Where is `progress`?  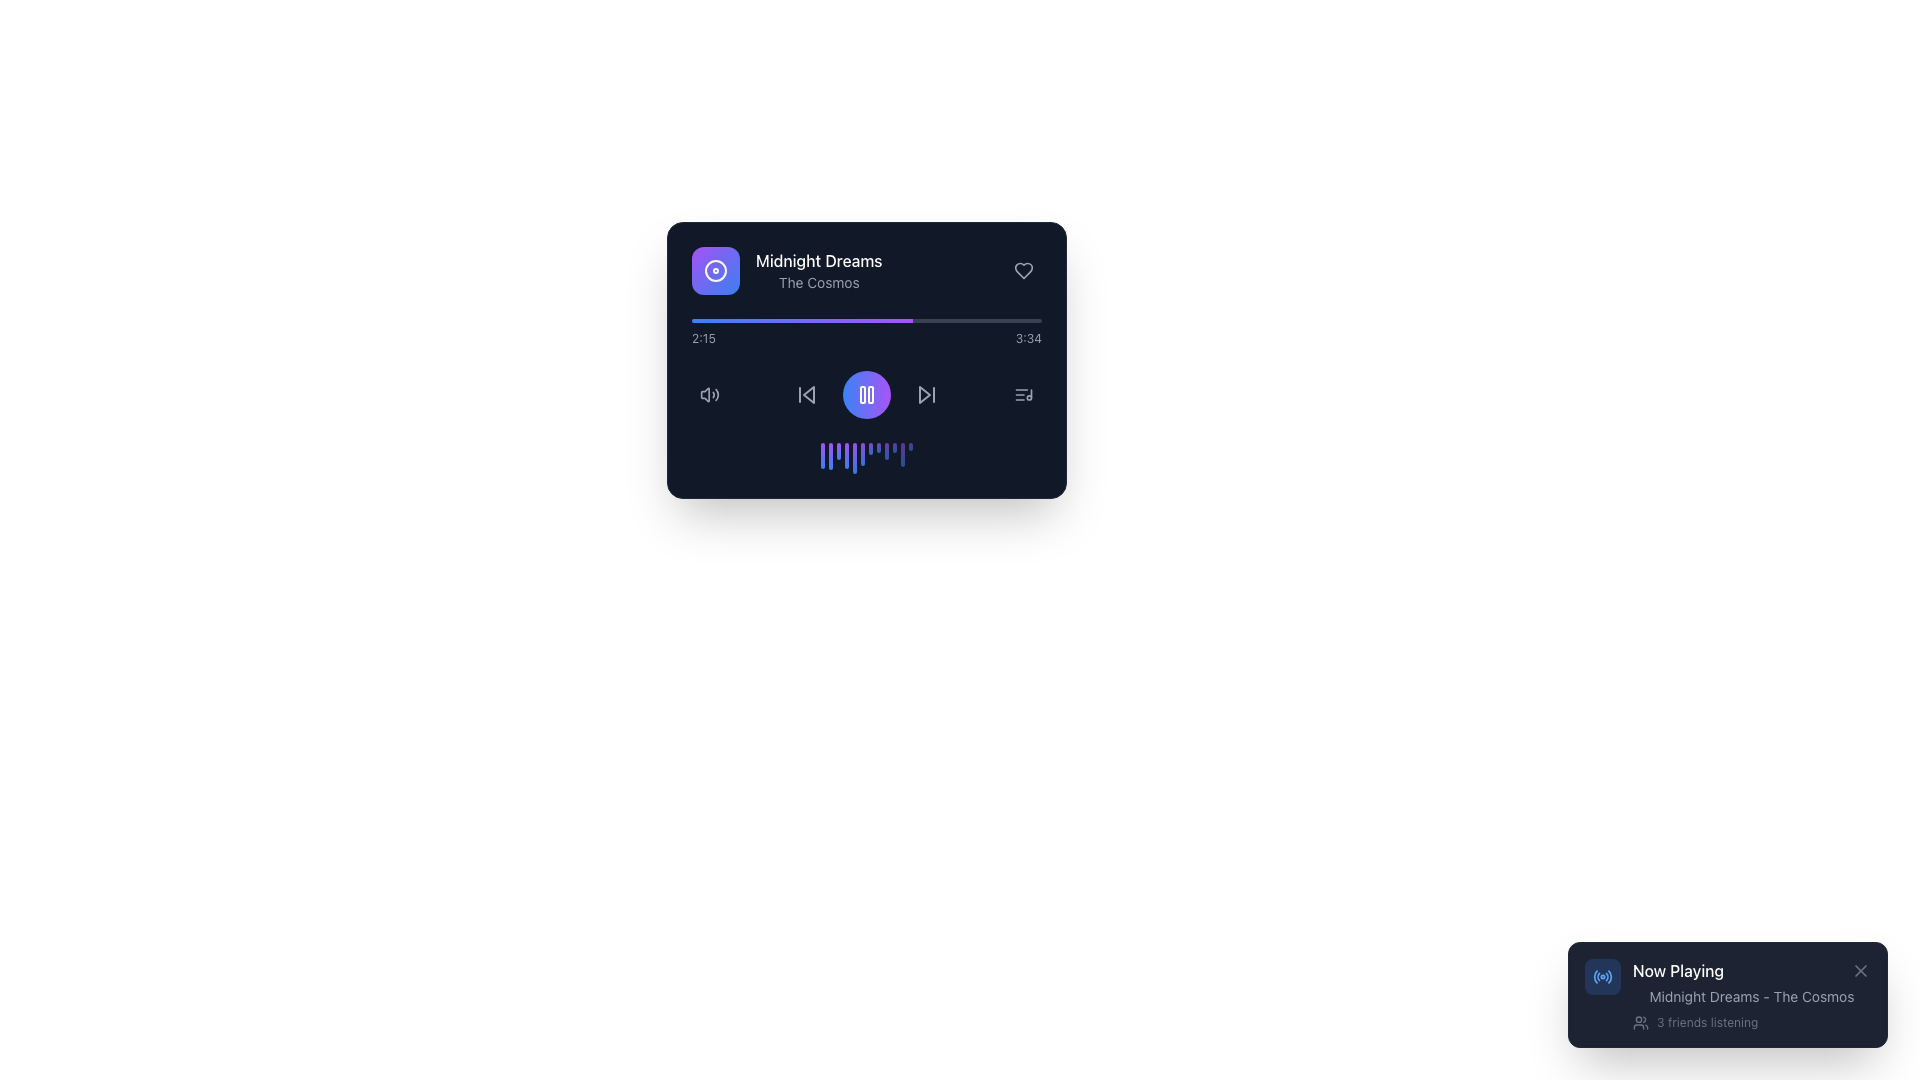 progress is located at coordinates (867, 319).